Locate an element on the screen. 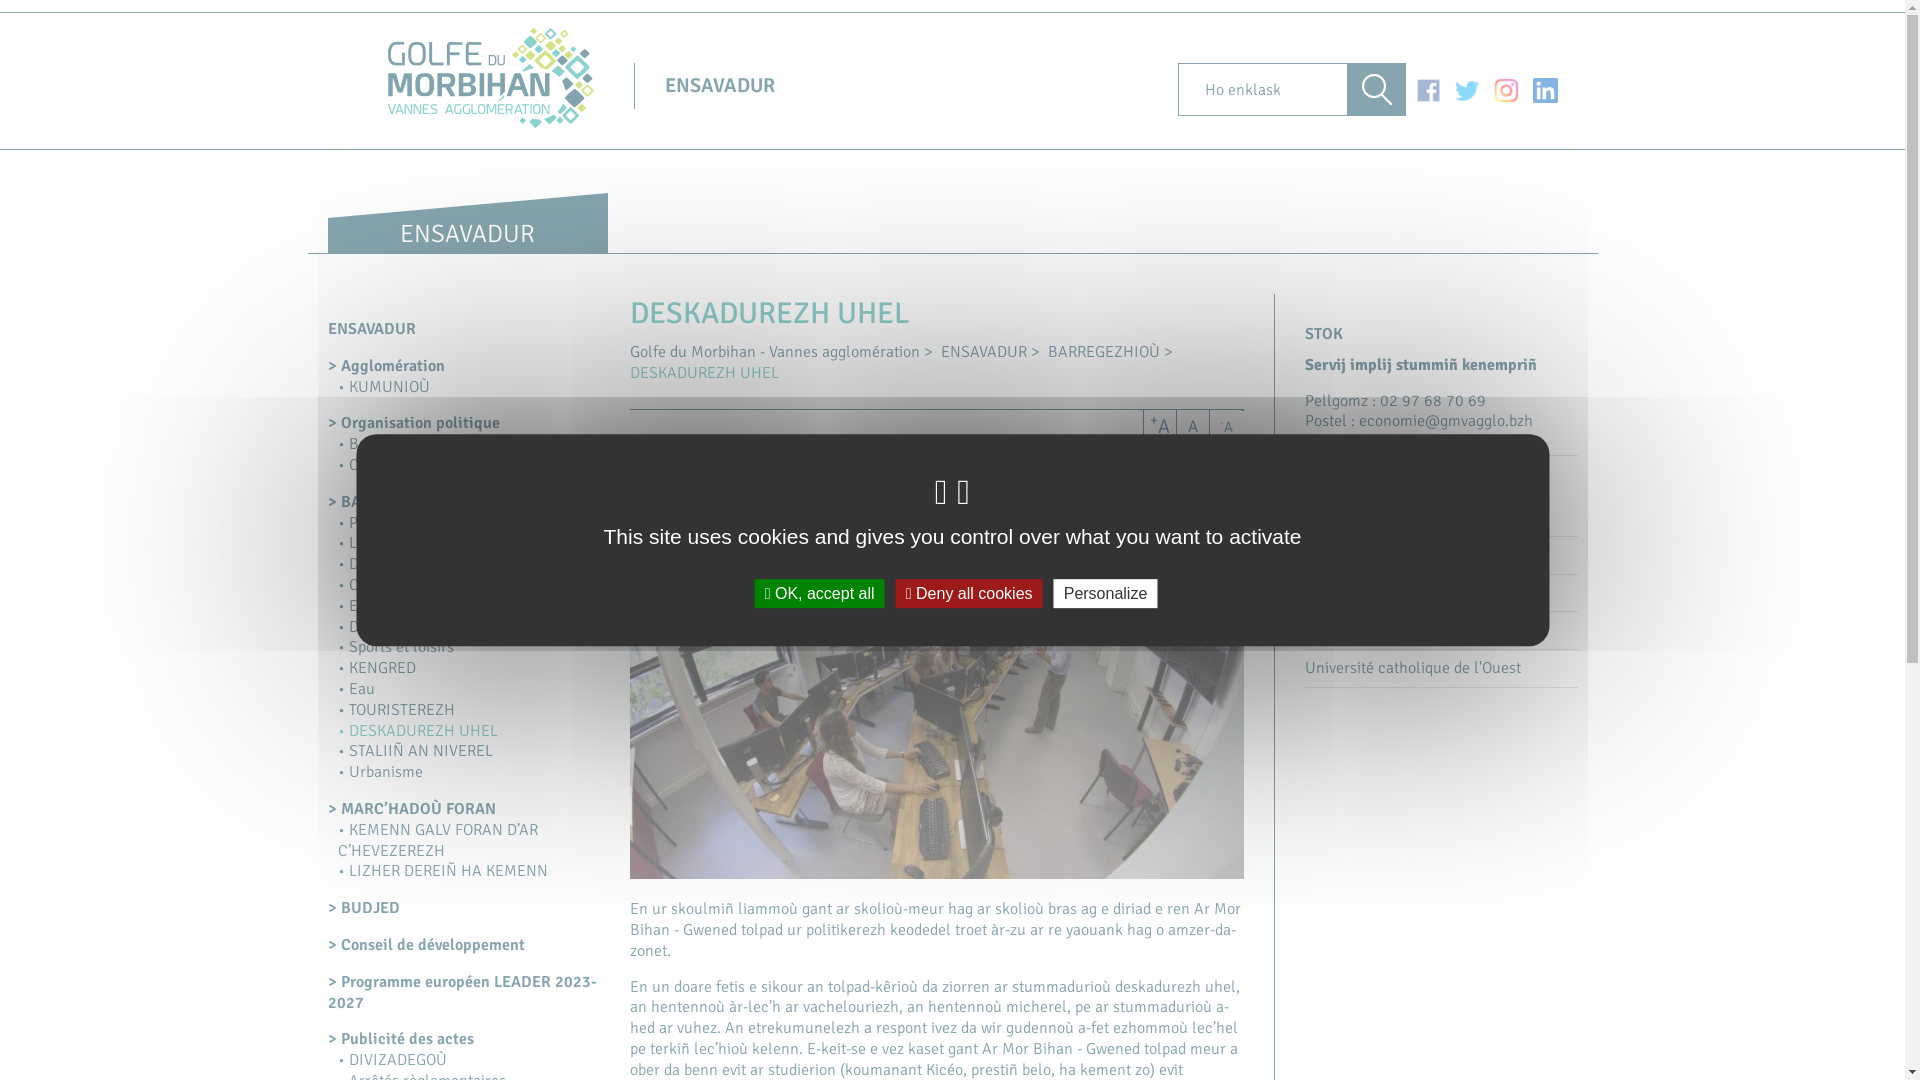 The width and height of the screenshot is (1920, 1080). 'LASTEZ' is located at coordinates (337, 543).